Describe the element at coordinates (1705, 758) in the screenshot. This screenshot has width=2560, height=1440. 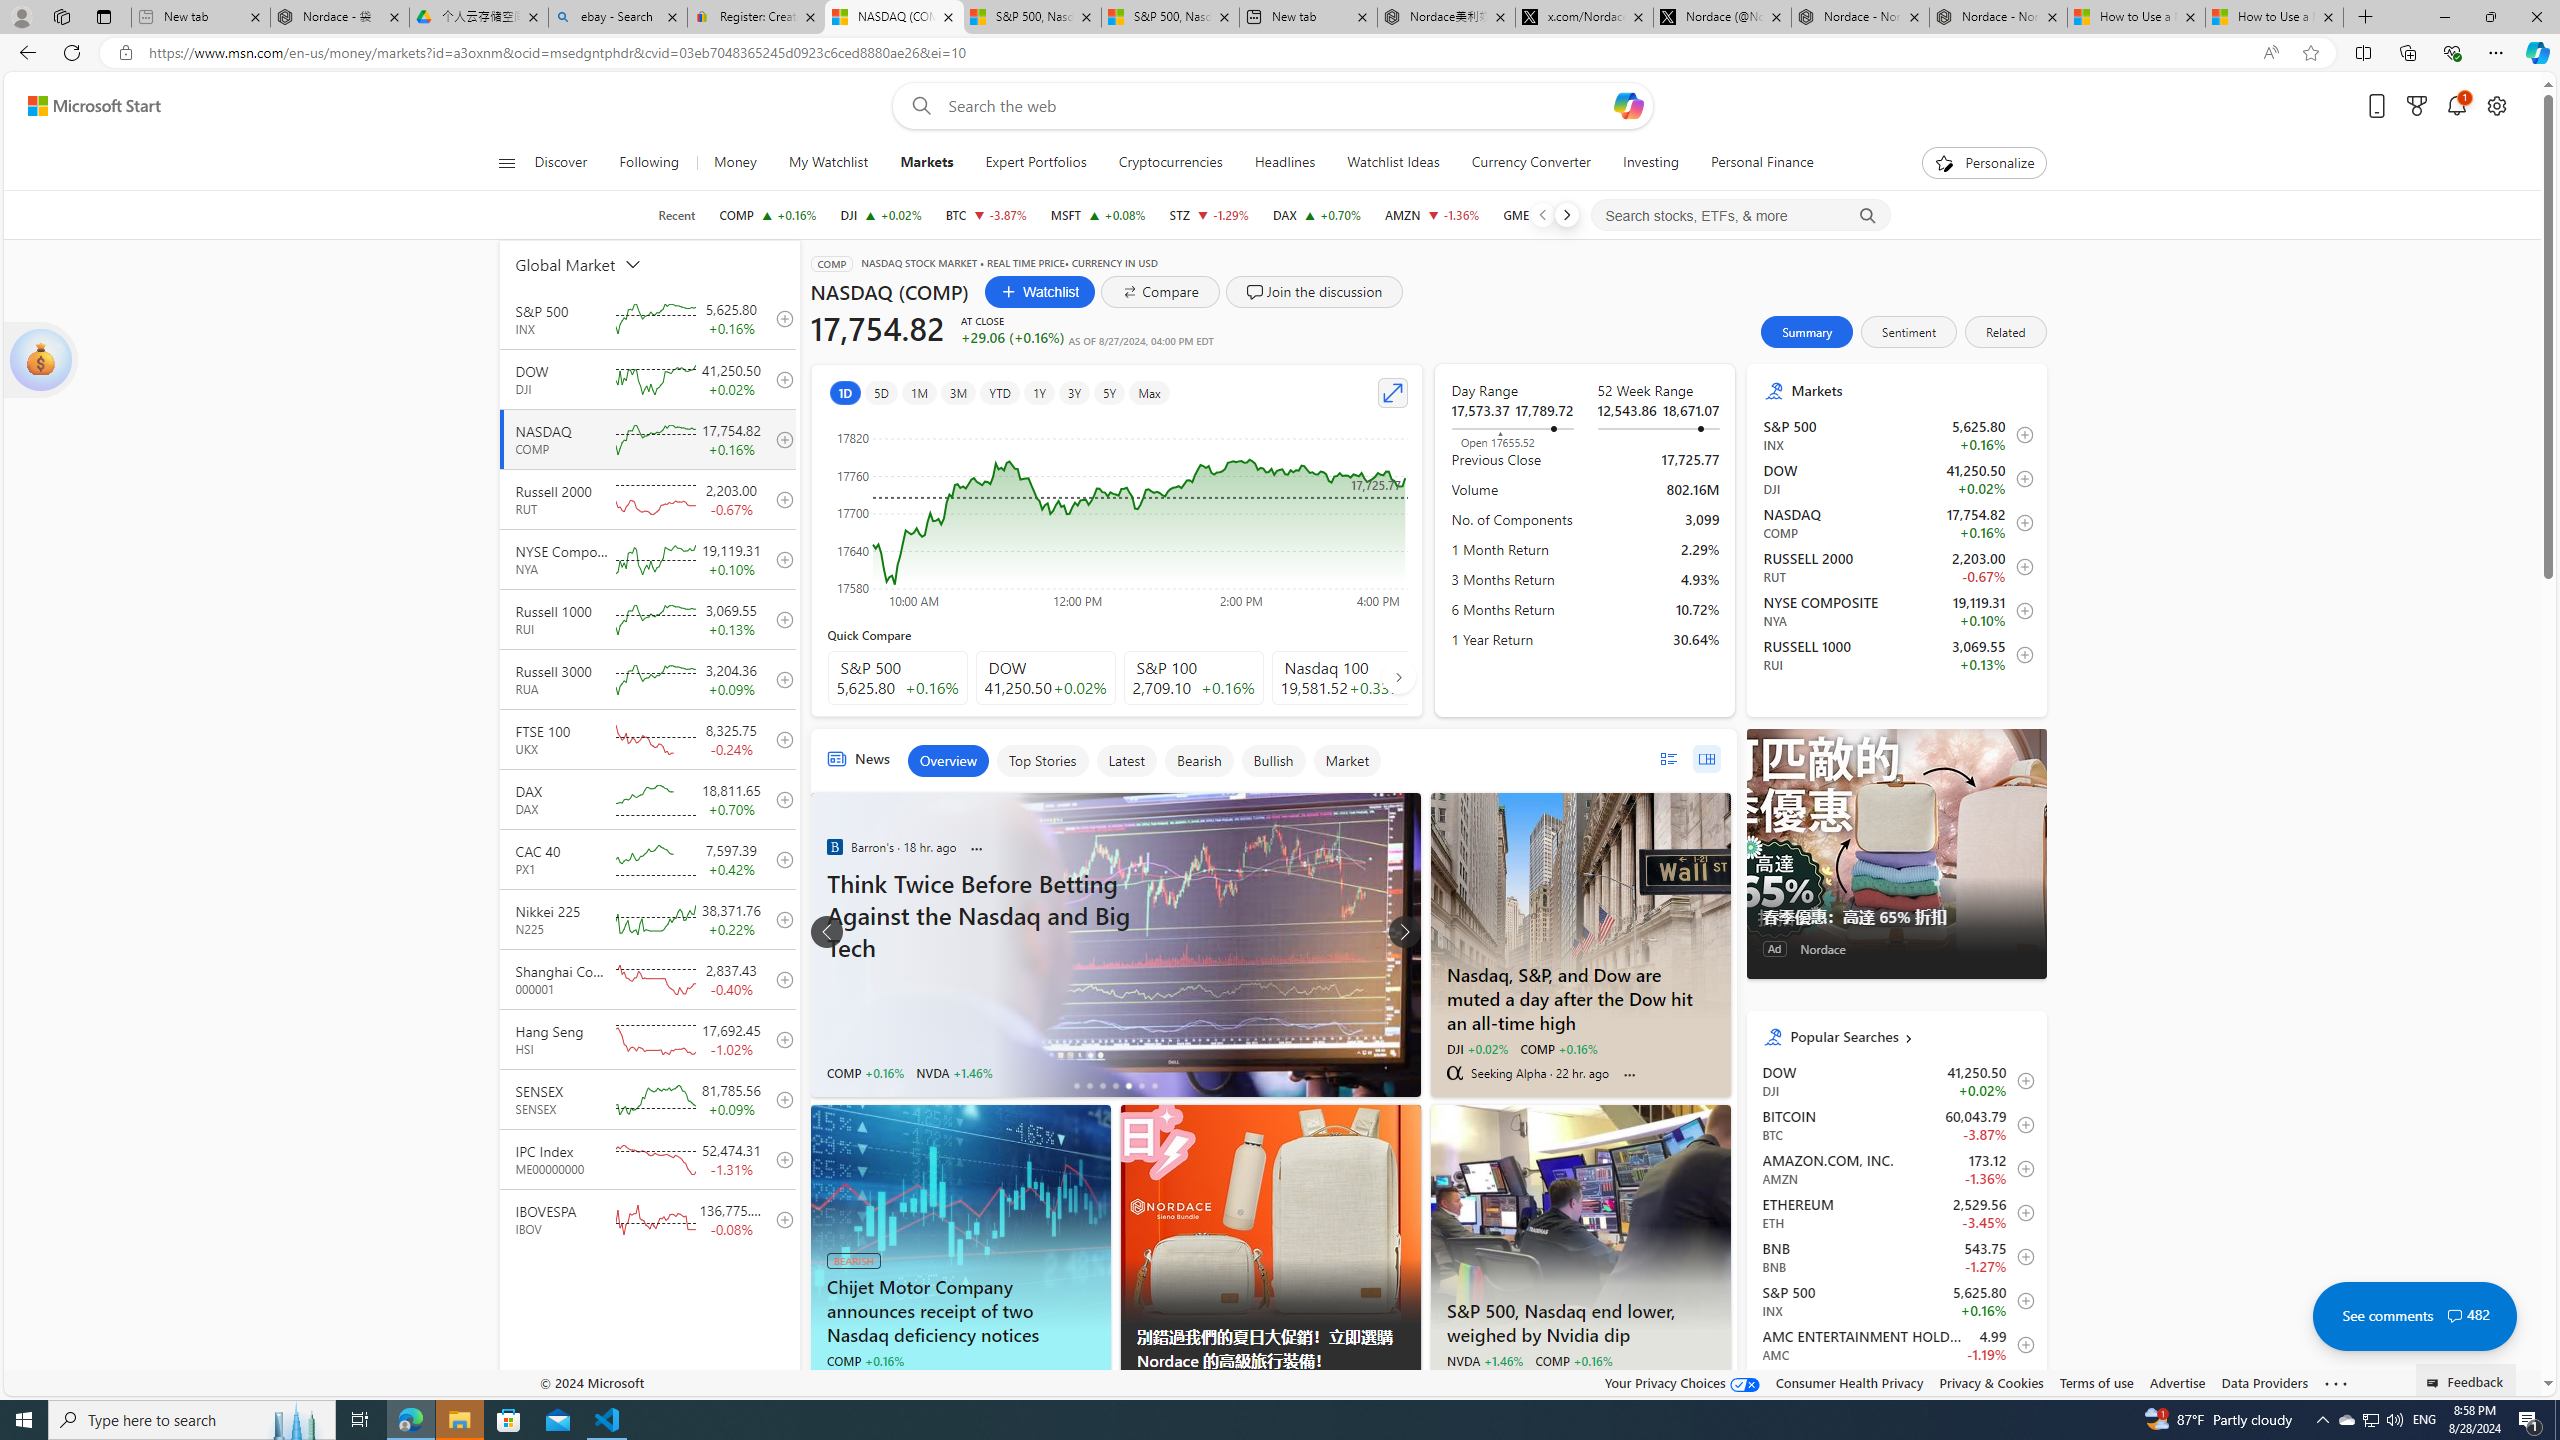
I see `'grid layout'` at that location.